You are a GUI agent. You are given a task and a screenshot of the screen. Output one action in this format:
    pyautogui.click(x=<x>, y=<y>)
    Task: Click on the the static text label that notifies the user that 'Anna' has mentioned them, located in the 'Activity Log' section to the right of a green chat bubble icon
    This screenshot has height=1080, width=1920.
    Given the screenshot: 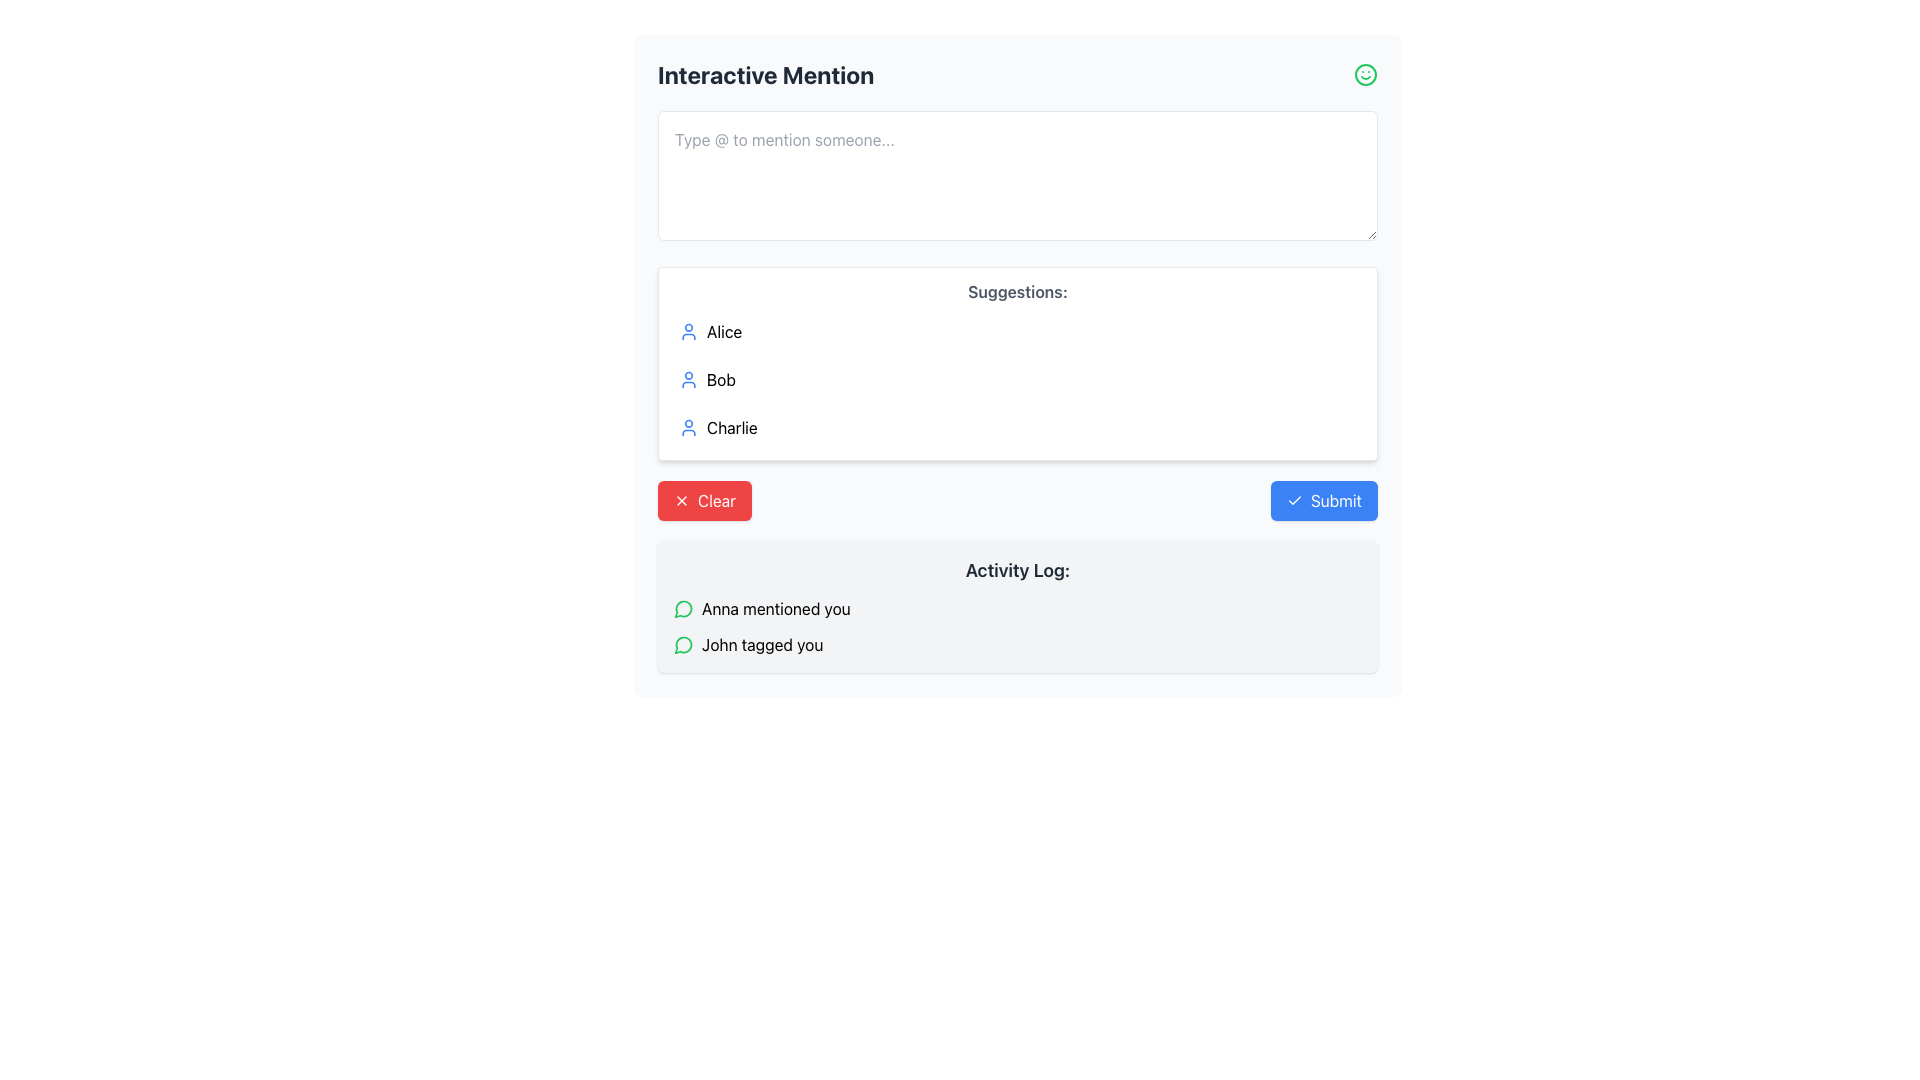 What is the action you would take?
    pyautogui.click(x=775, y=608)
    